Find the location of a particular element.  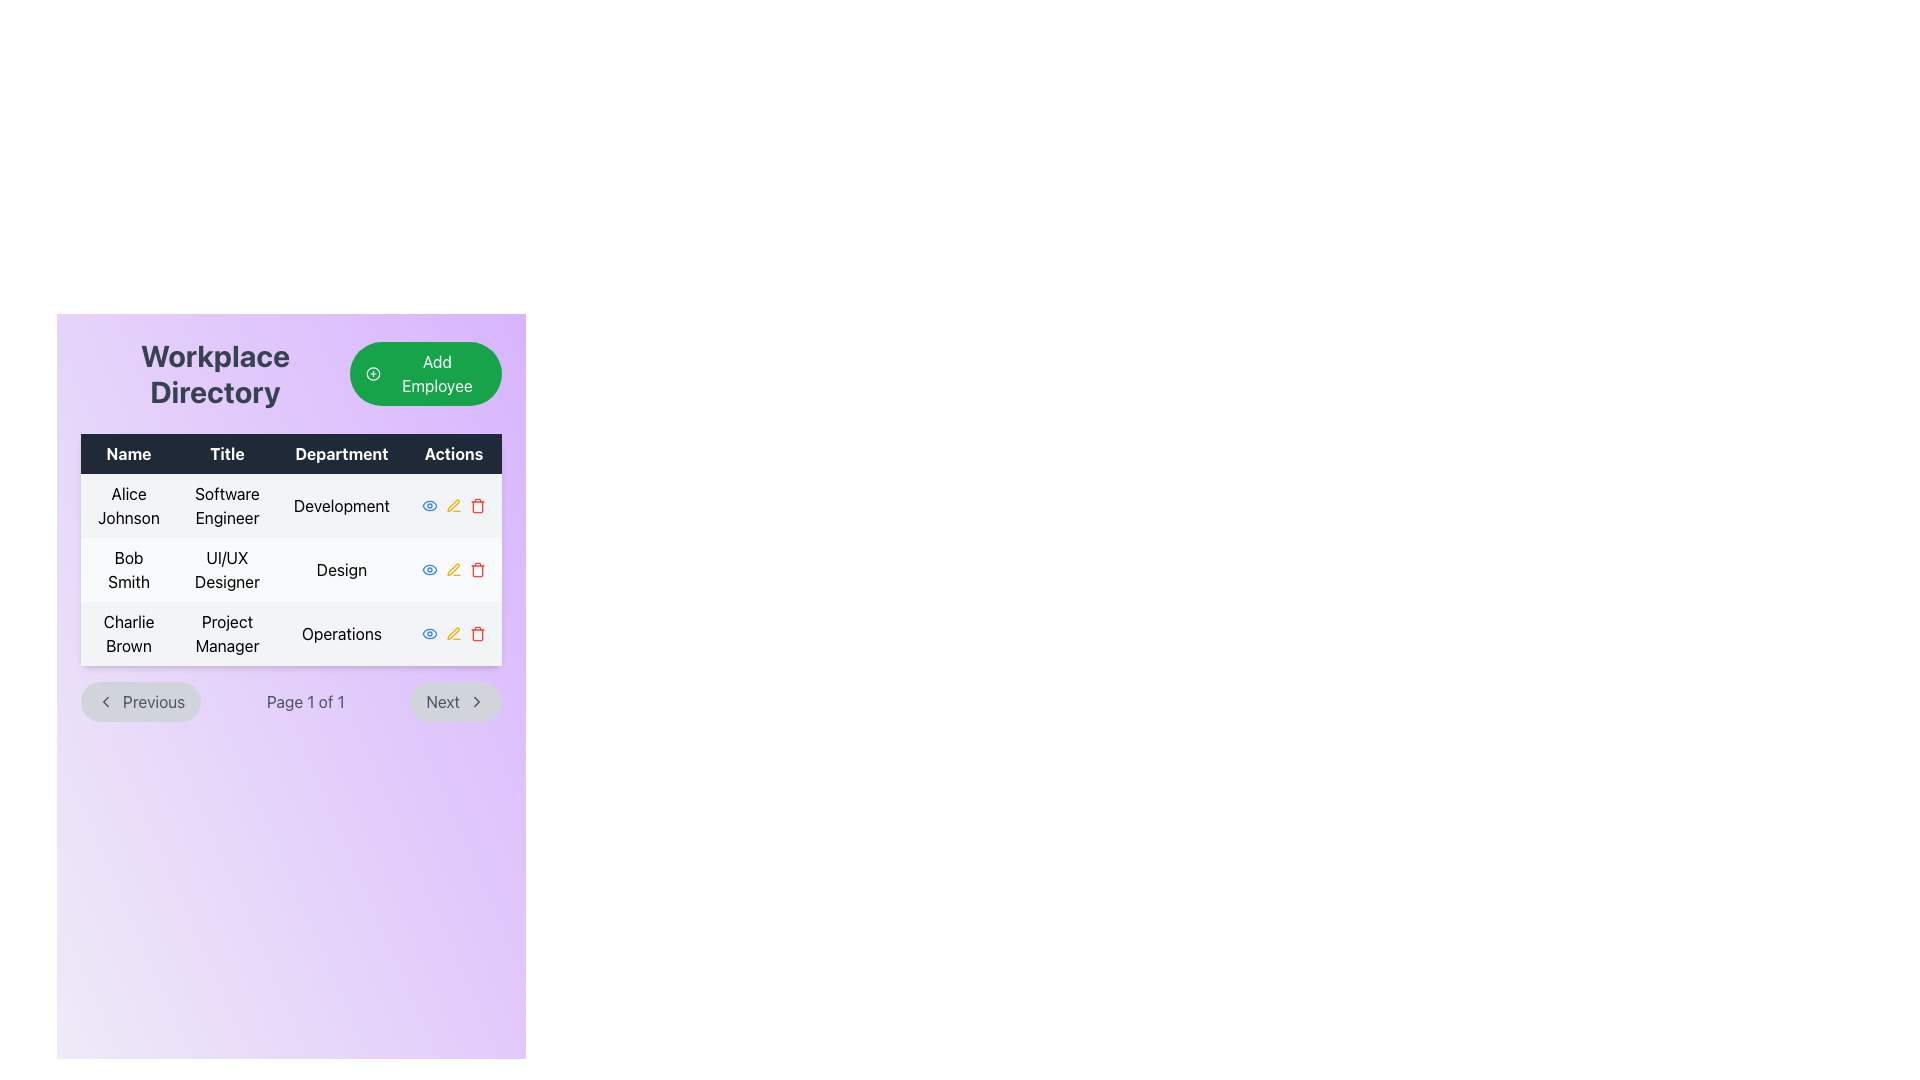

the second row of the employee table displaying Bob Smith's information to edit it in-place is located at coordinates (290, 570).